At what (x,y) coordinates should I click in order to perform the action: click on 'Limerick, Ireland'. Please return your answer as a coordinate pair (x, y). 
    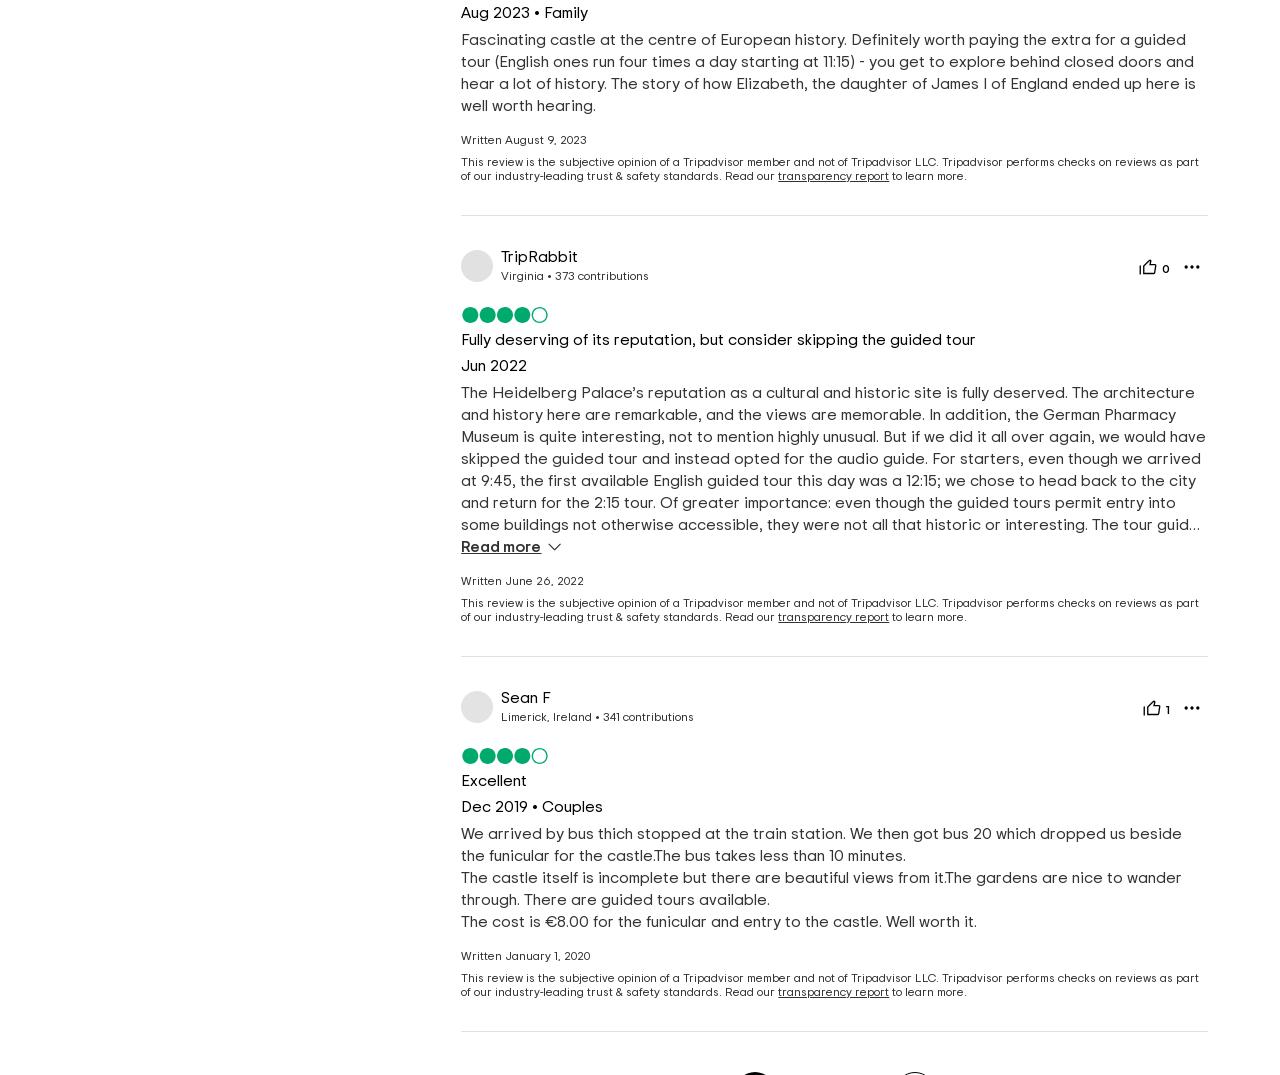
    Looking at the image, I should click on (500, 716).